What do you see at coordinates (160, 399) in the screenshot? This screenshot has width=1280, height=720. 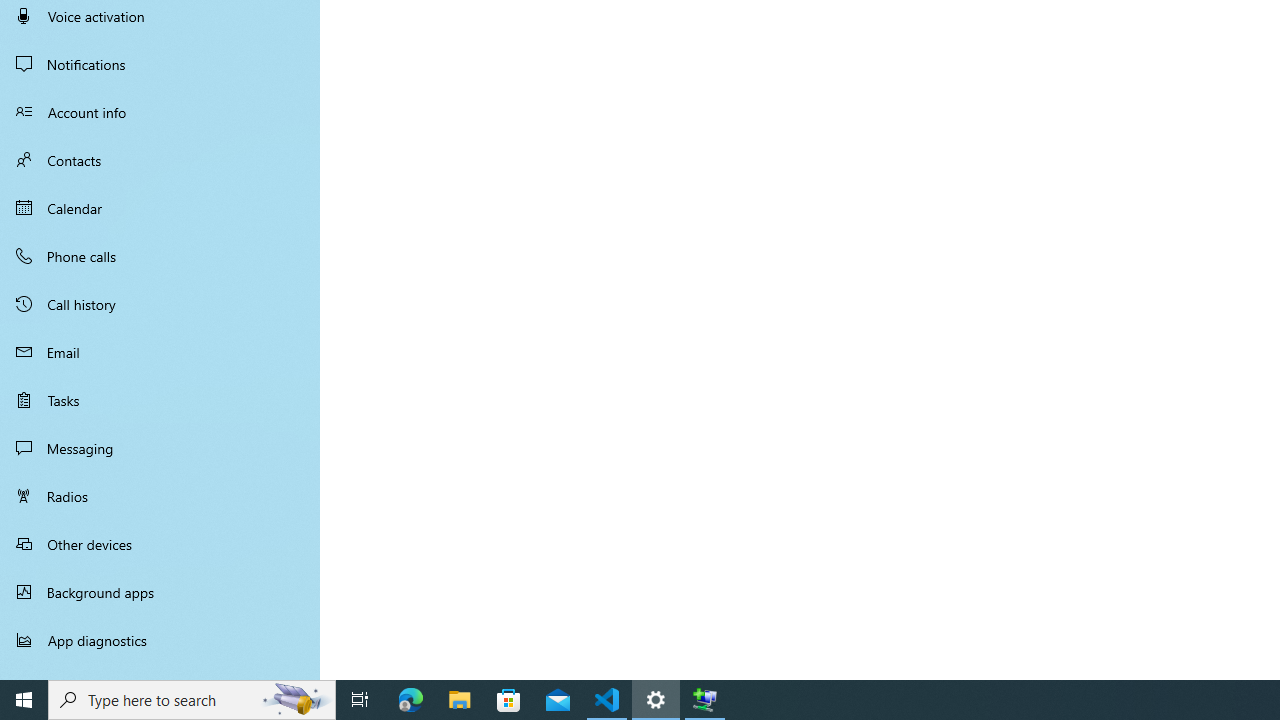 I see `'Tasks'` at bounding box center [160, 399].